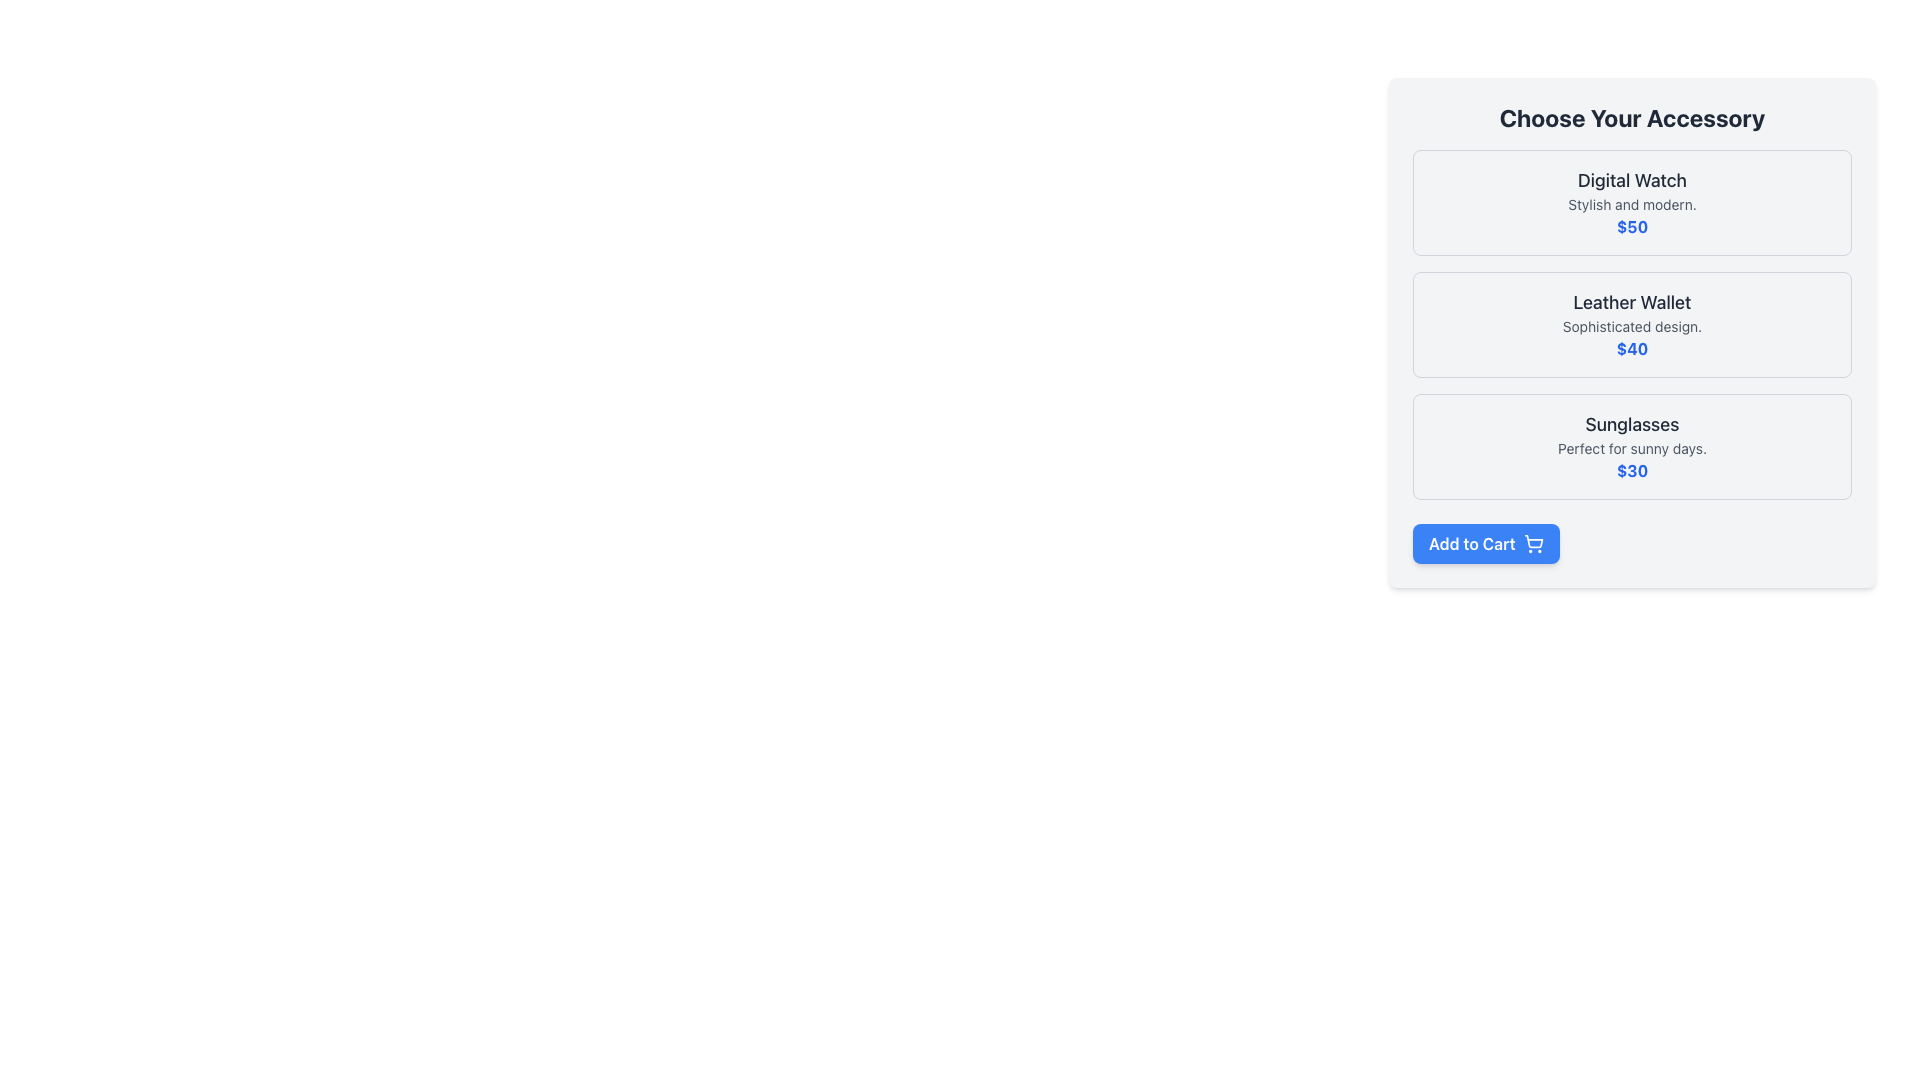  What do you see at coordinates (1632, 326) in the screenshot?
I see `the static text label displaying 'Sophisticated design.' which is located between the title 'Leather Wallet' and the price '$40' in the 'Choose Your Accessory' section` at bounding box center [1632, 326].